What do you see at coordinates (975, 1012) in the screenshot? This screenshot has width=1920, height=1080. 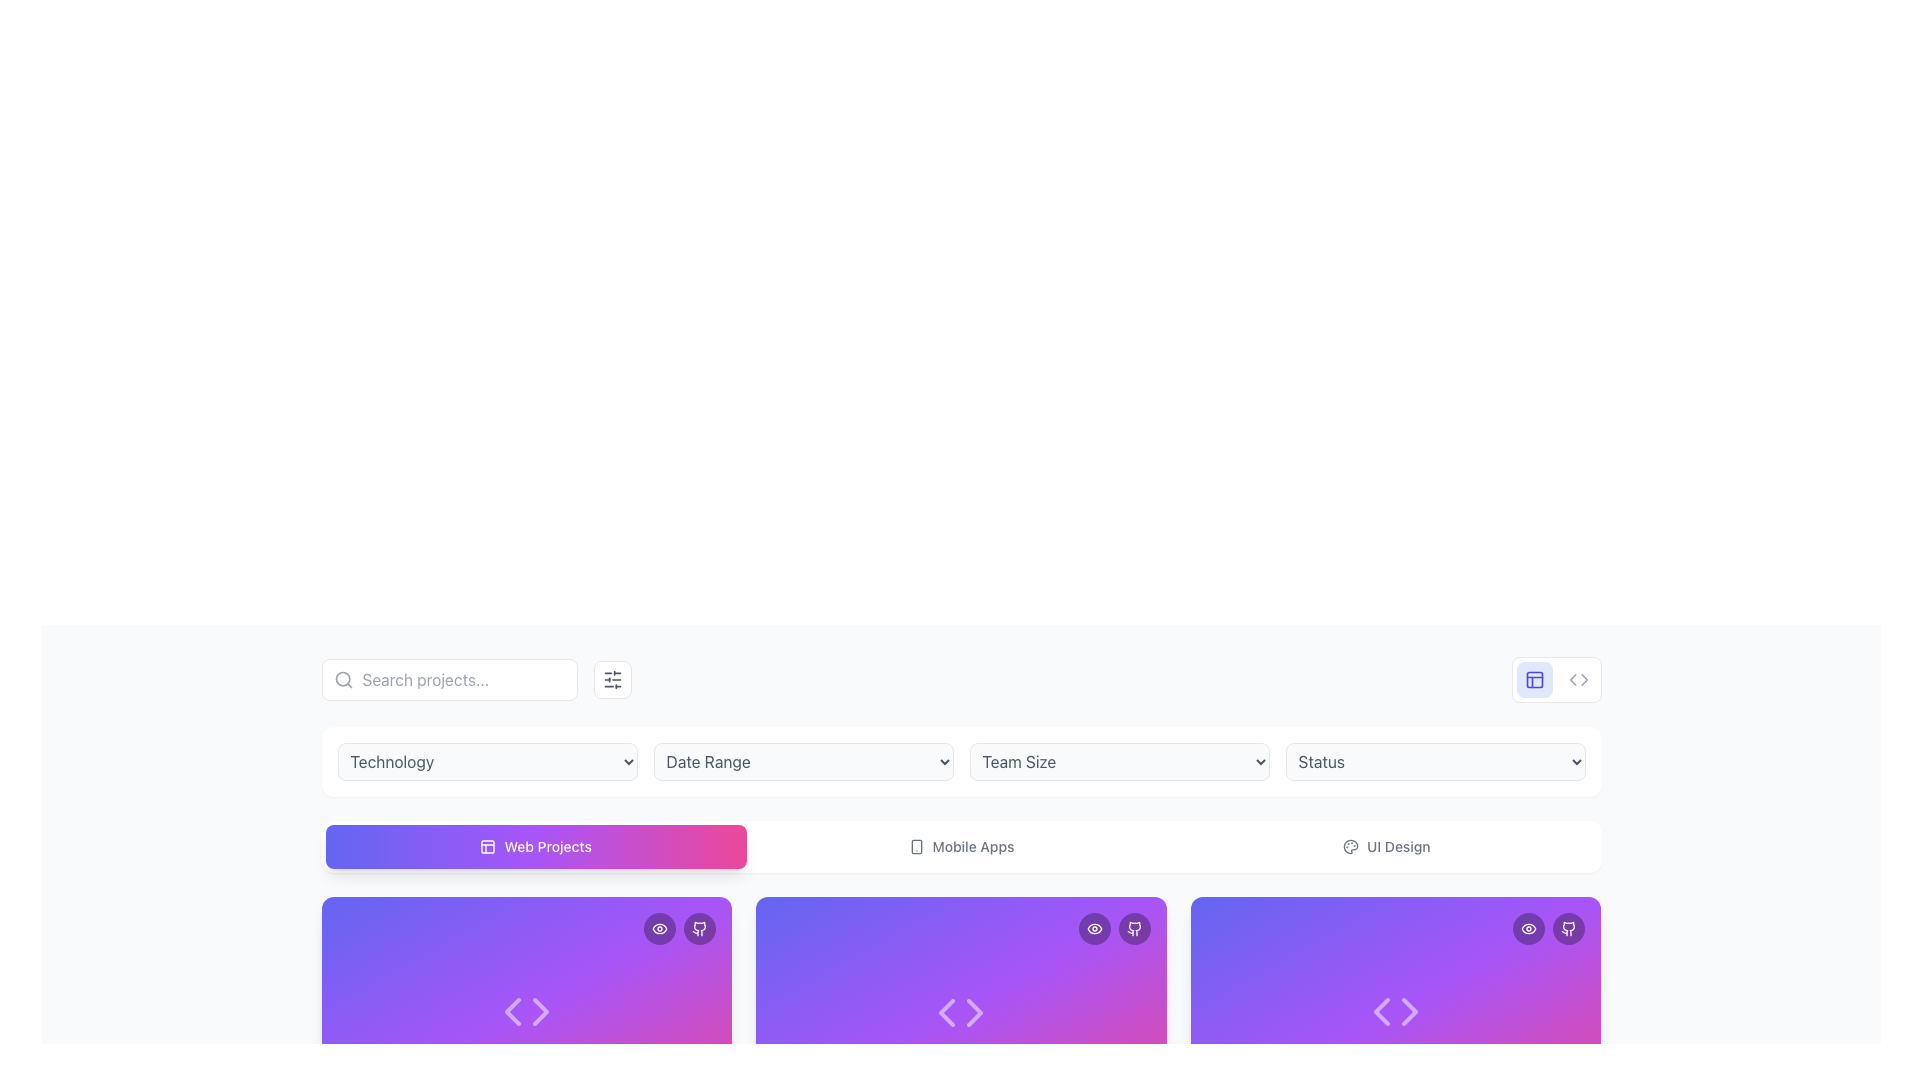 I see `the SVG icon on the right side of the navigation controls at the bottom center of the third card` at bounding box center [975, 1012].